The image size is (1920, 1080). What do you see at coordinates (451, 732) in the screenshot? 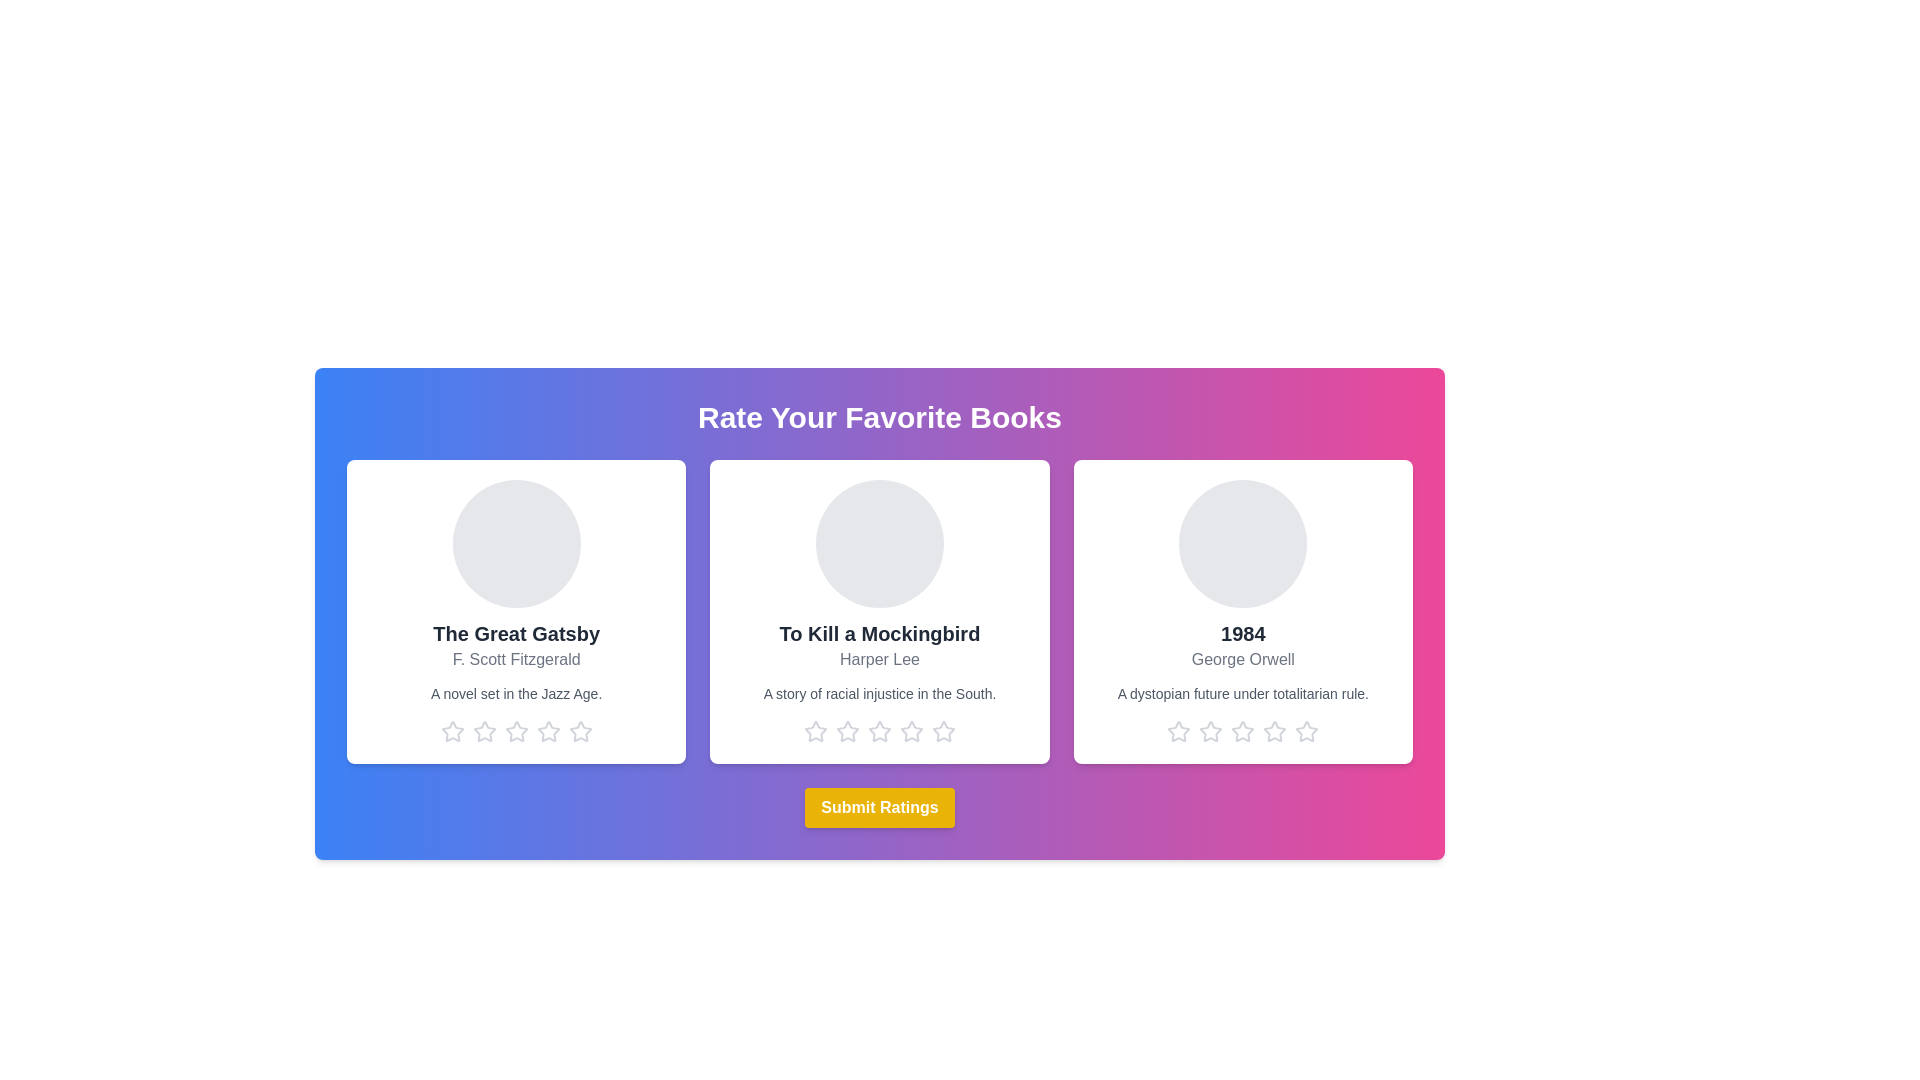
I see `the star corresponding to 1 stars for the book titled The Great Gatsby` at bounding box center [451, 732].